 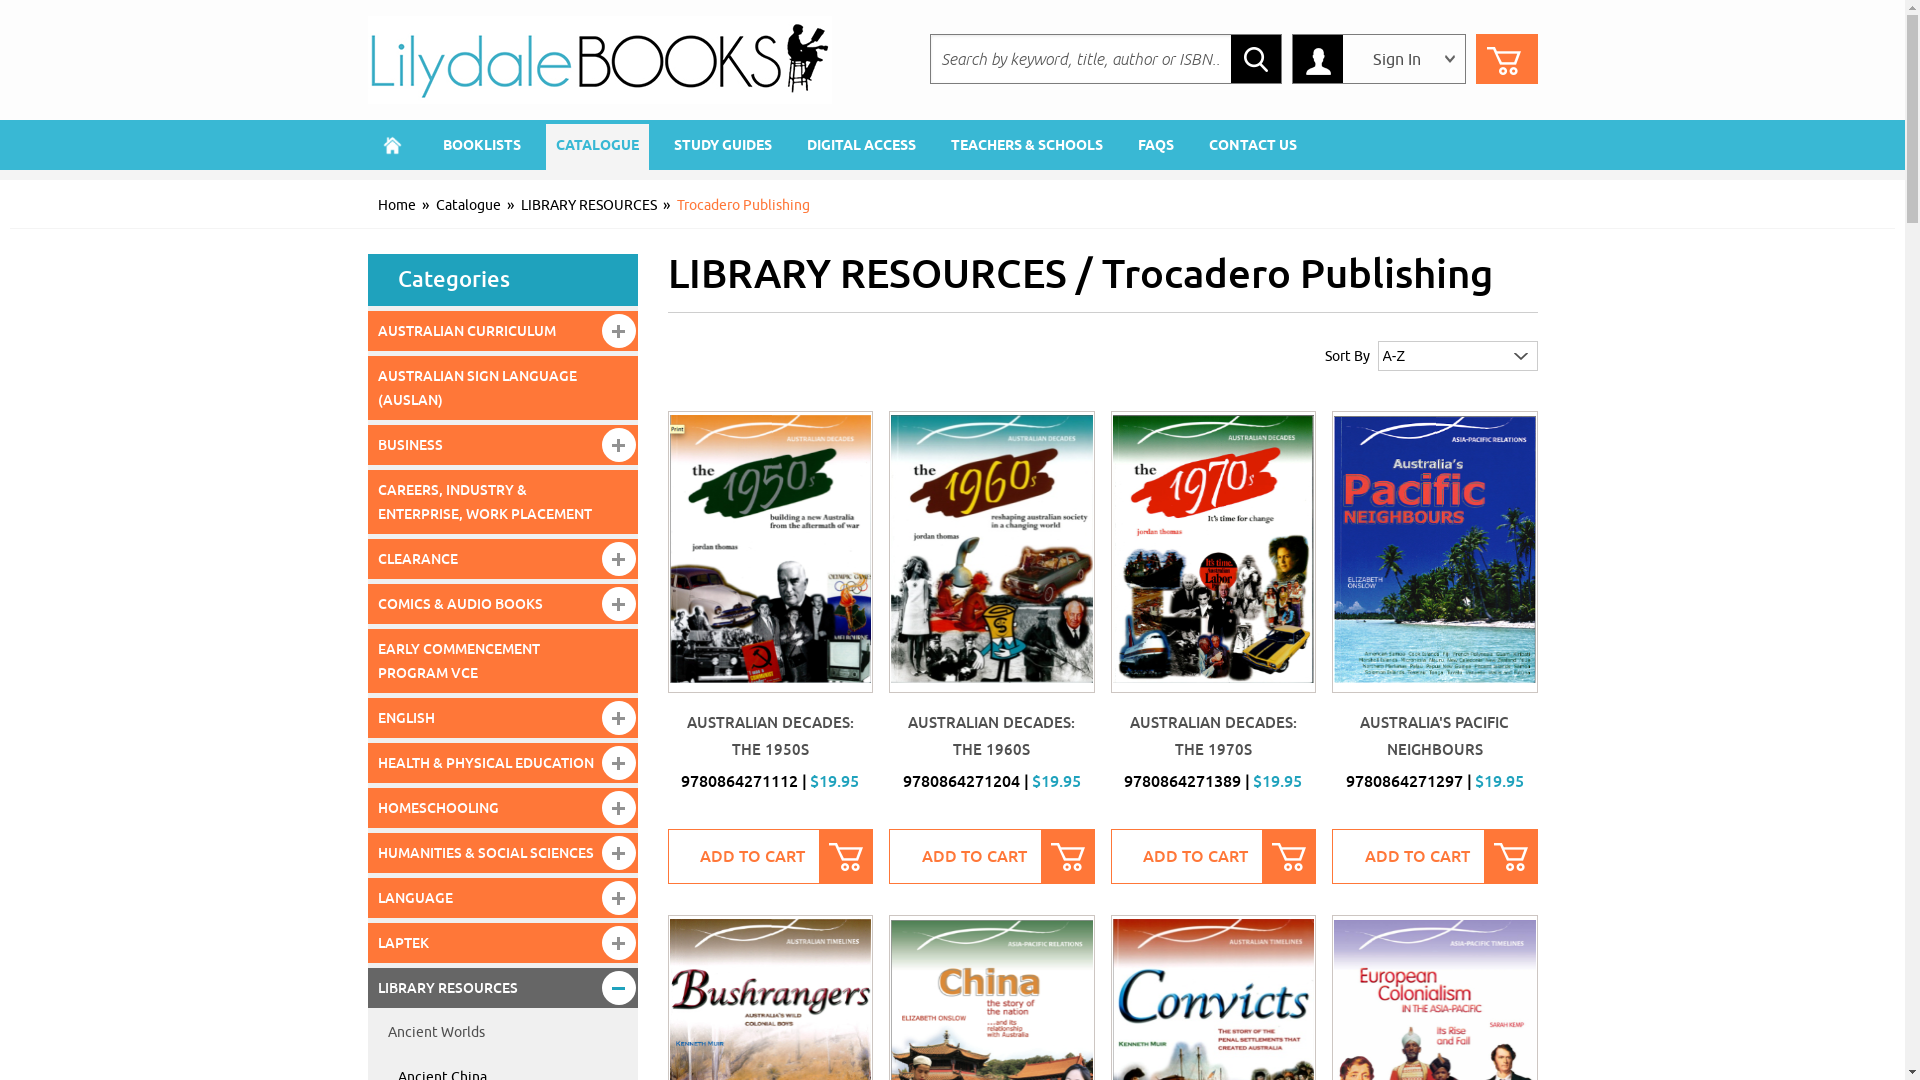 I want to click on 'Ancient Worlds', so click(x=503, y=1033).